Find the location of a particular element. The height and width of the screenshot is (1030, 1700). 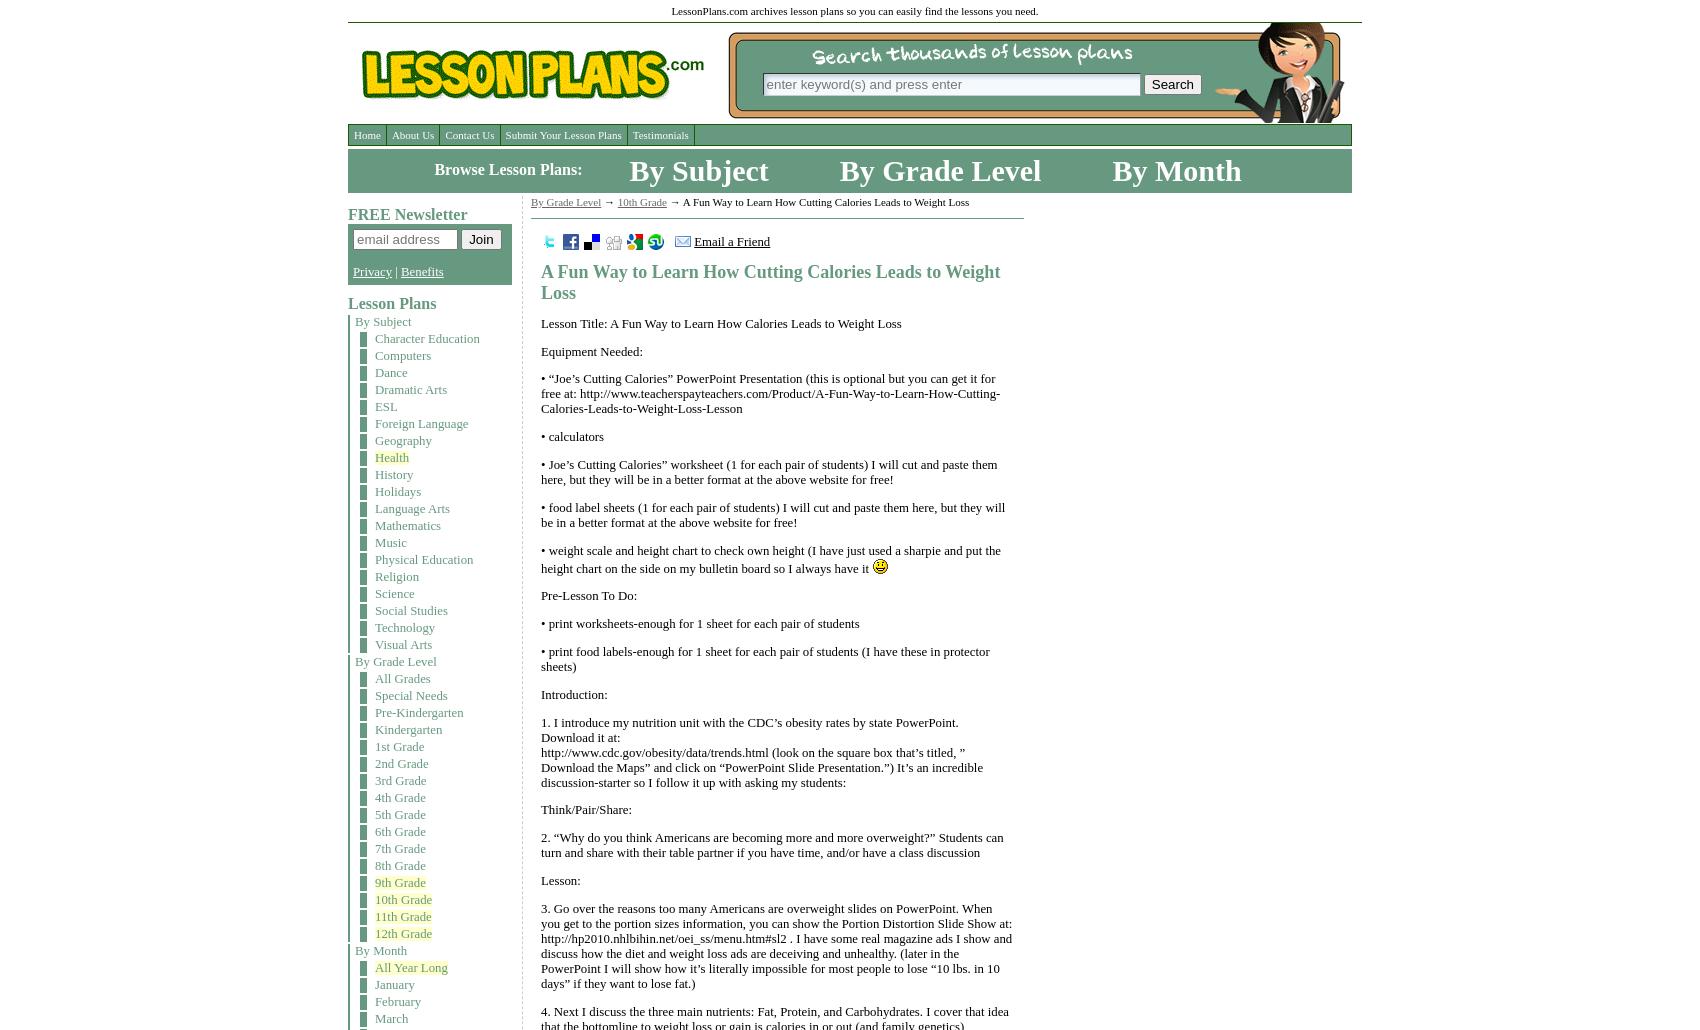

'9th Grade' is located at coordinates (399, 883).